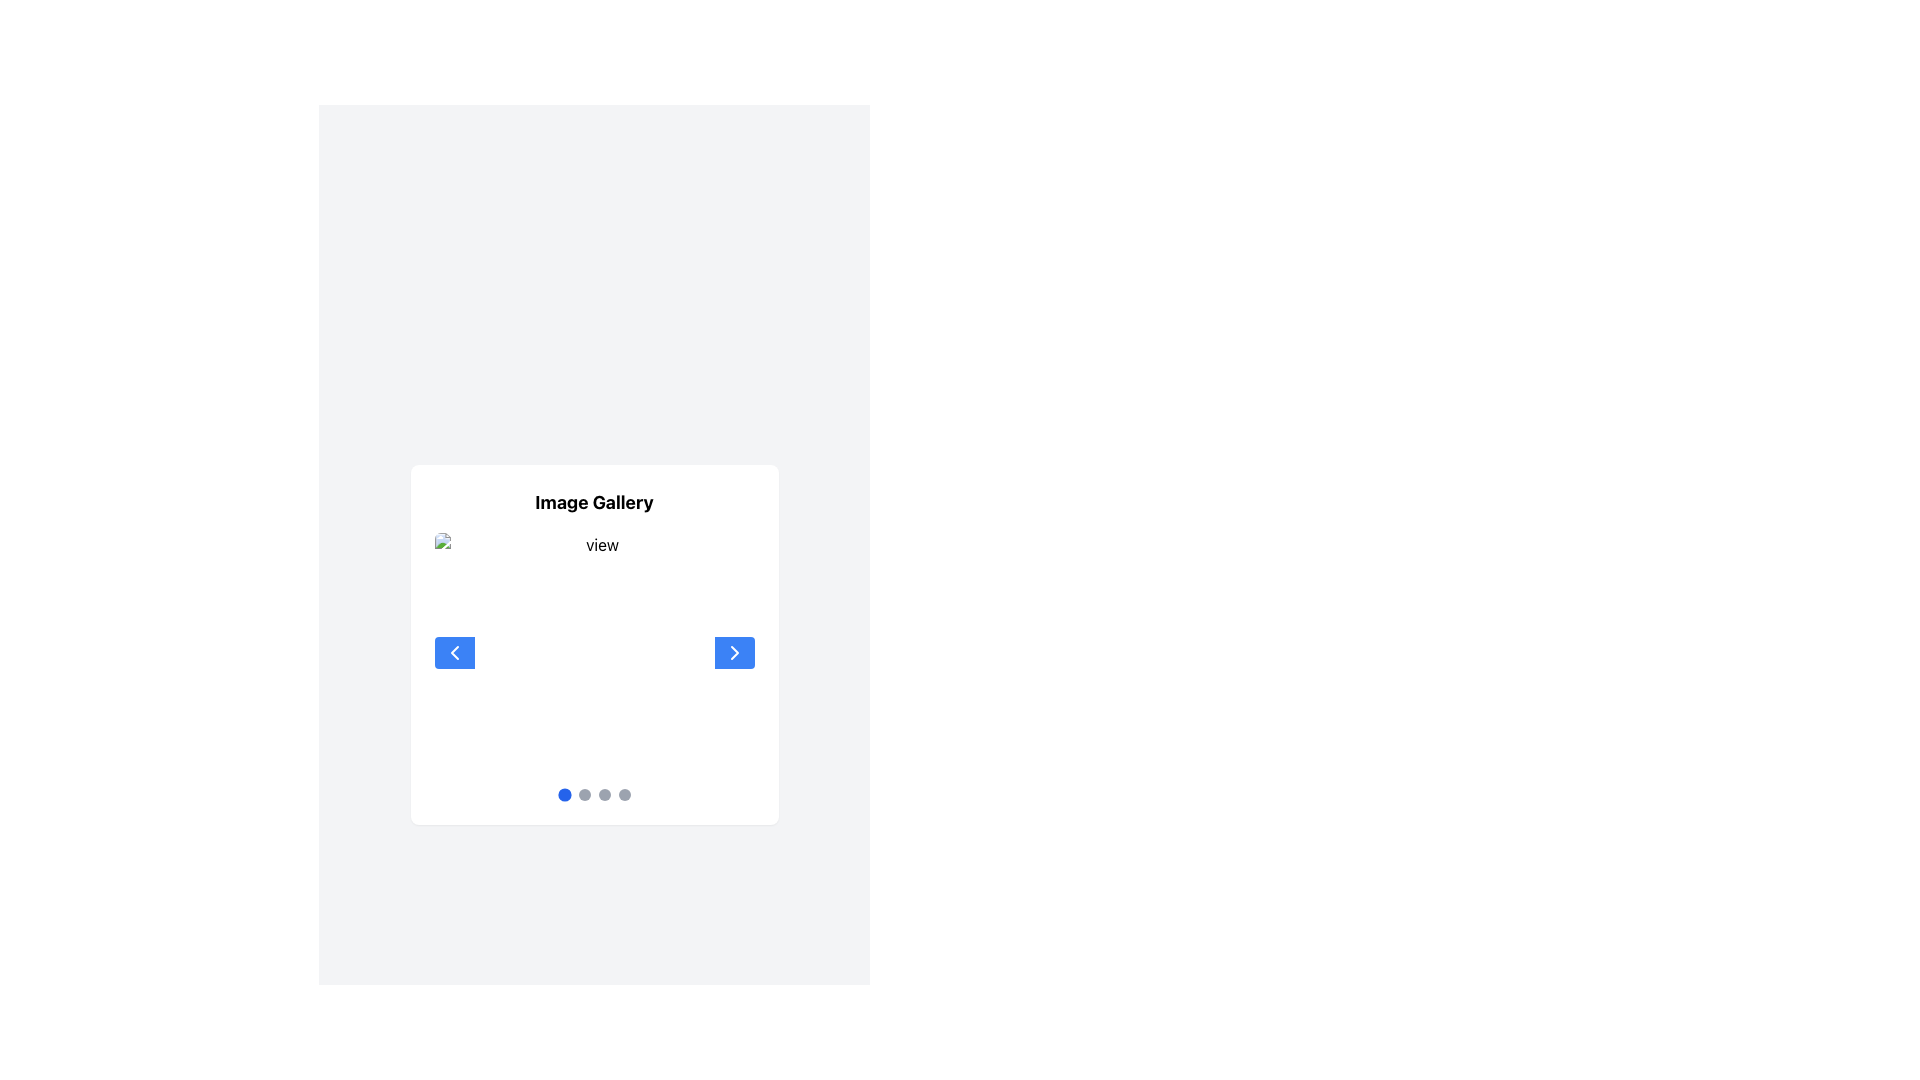 Image resolution: width=1920 pixels, height=1080 pixels. What do you see at coordinates (733, 652) in the screenshot?
I see `the 'Next' icon located inside the blue rectangular button on the lower-middle-right section of the image gallery to trigger a visual or informational cue` at bounding box center [733, 652].